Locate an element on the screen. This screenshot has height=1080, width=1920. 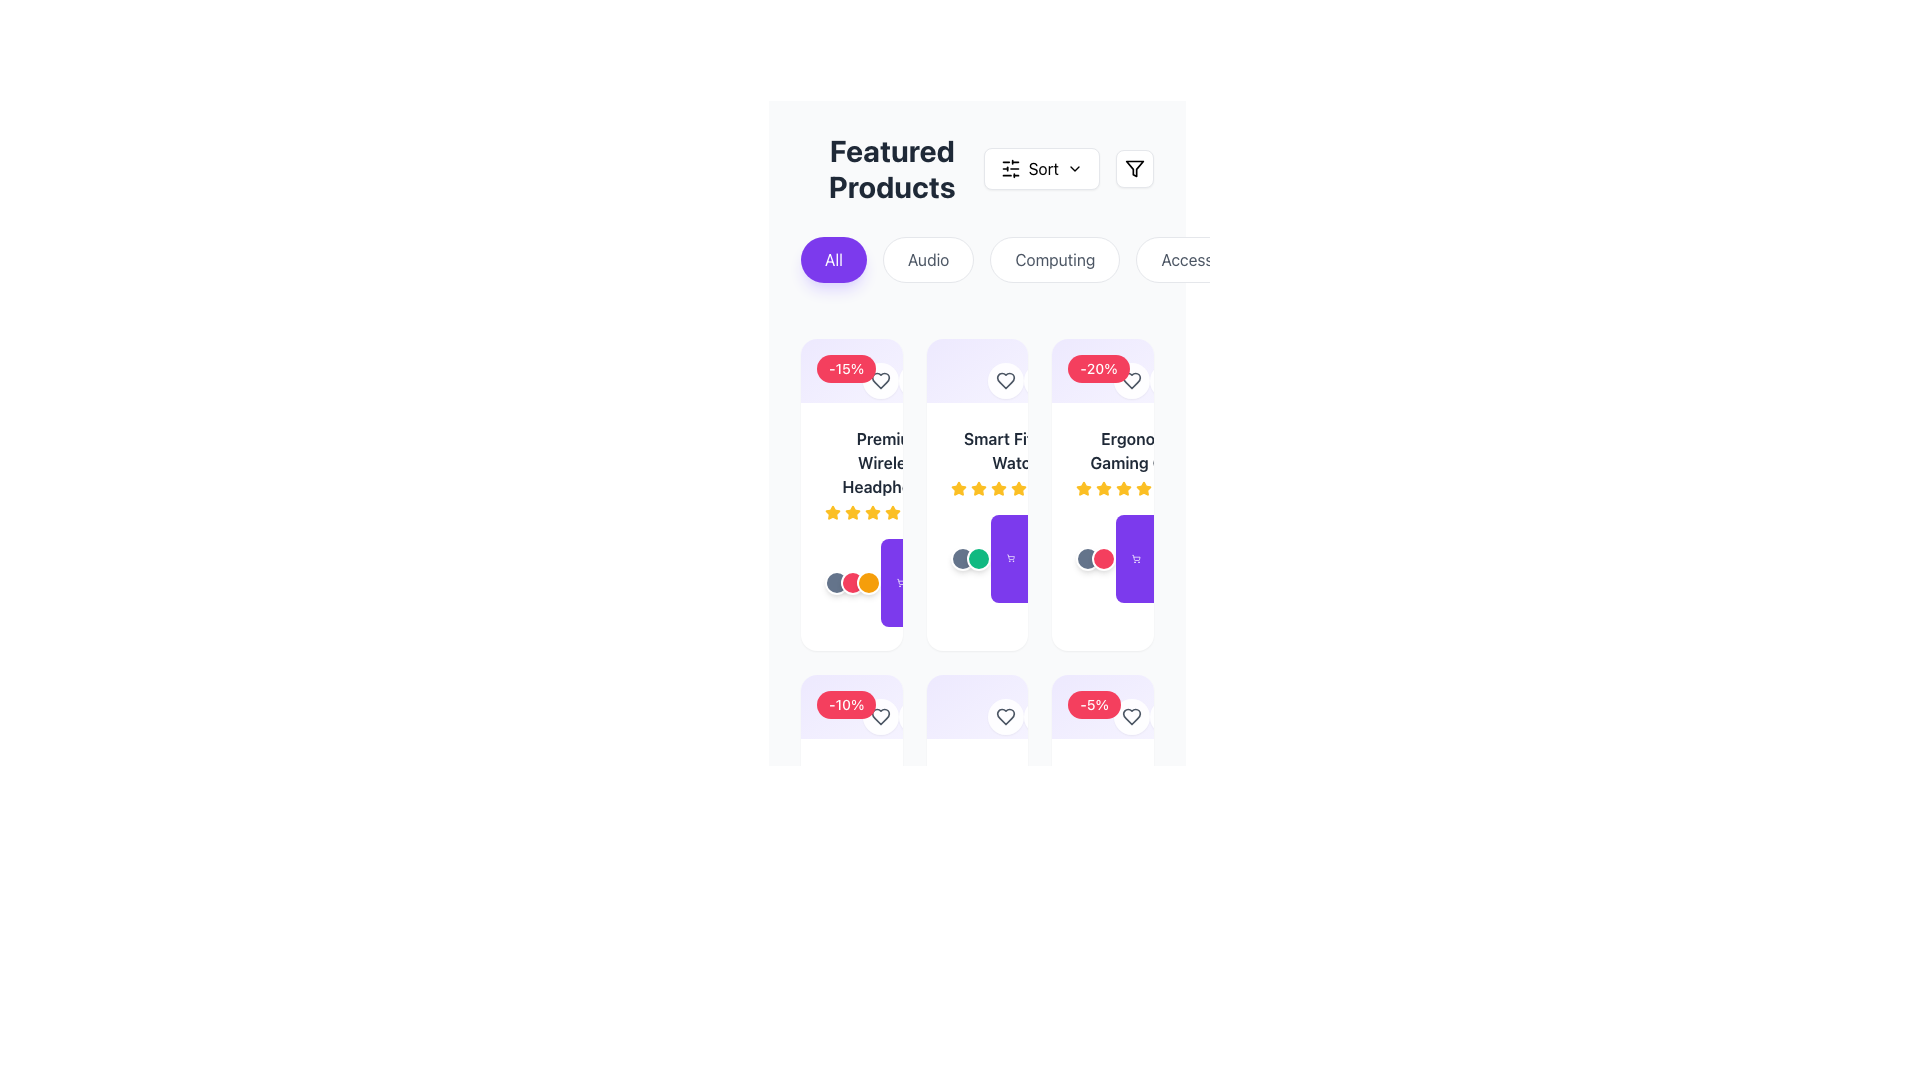
the favorite button located in the top-right corner of the product card, adjacent to the discount badge, to mark the product as favorite is located at coordinates (1132, 716).